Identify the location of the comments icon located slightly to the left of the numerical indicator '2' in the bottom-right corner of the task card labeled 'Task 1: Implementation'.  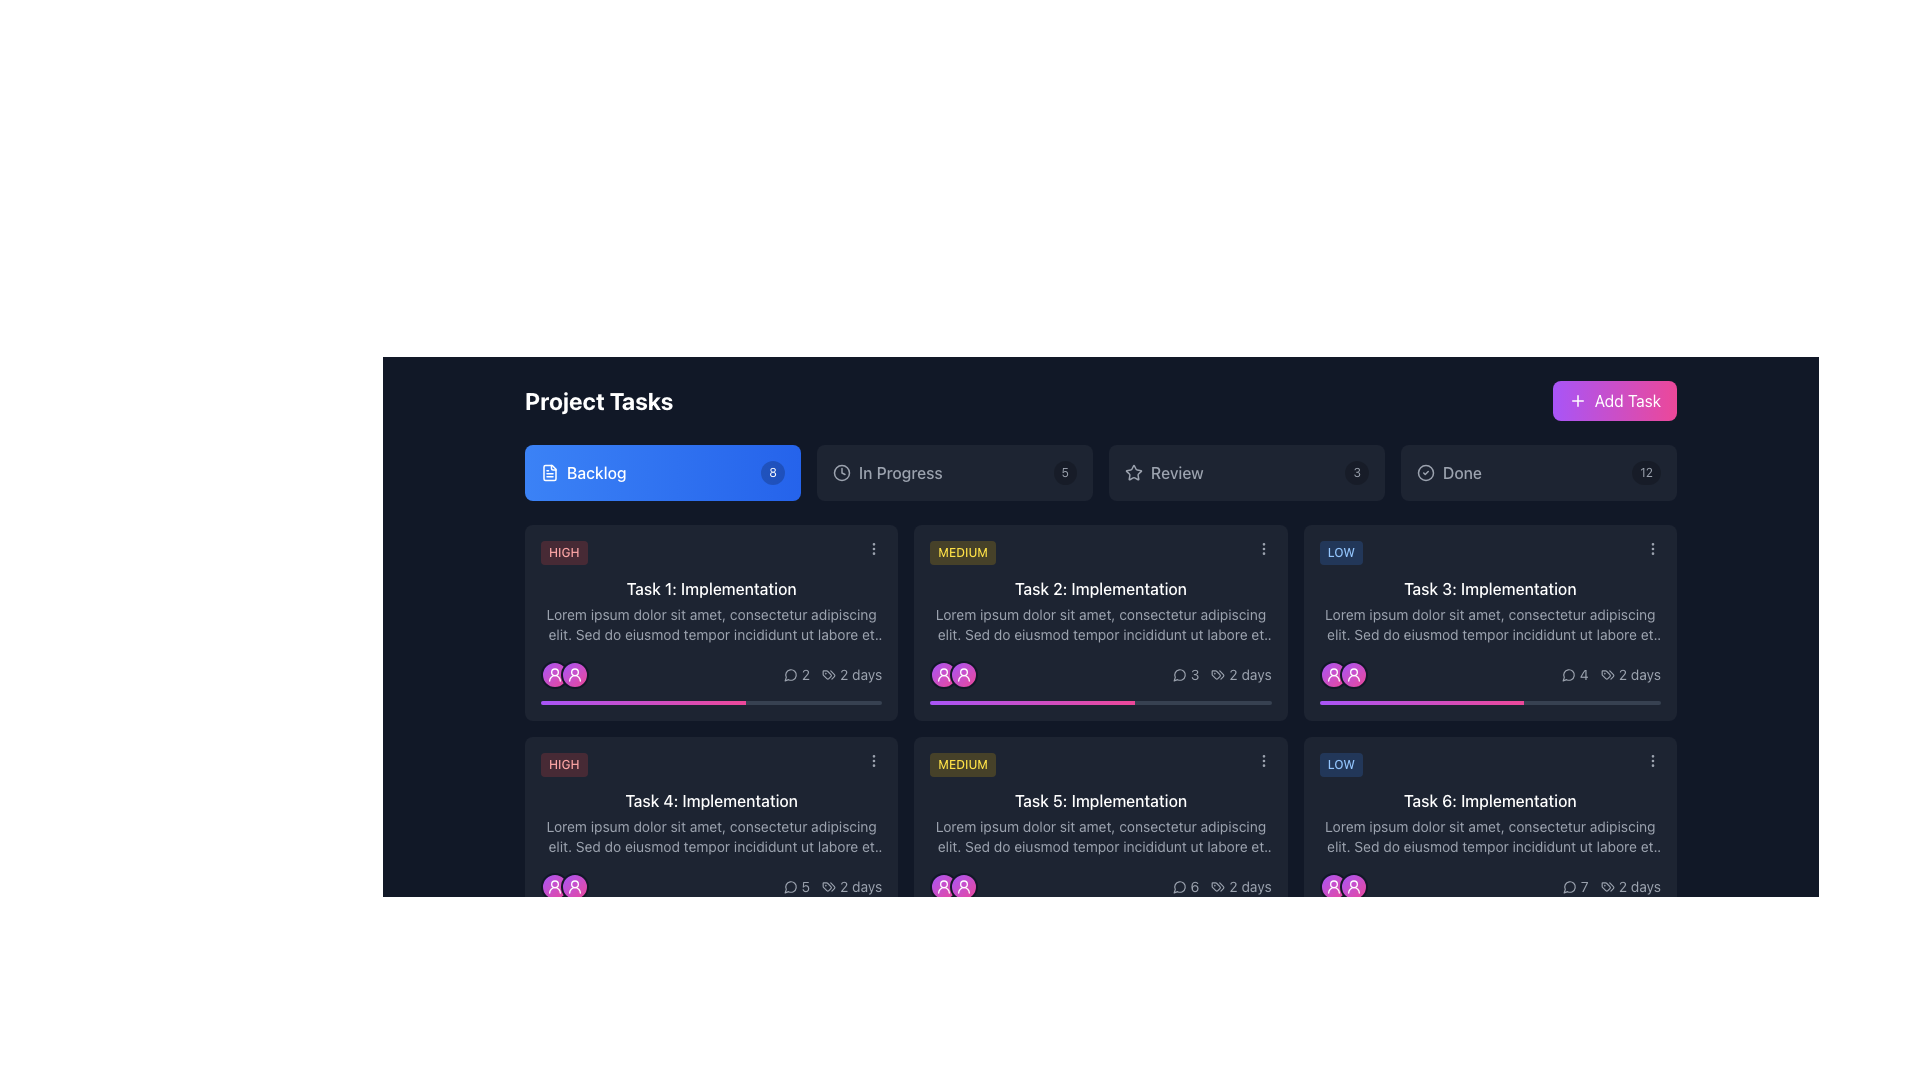
(789, 675).